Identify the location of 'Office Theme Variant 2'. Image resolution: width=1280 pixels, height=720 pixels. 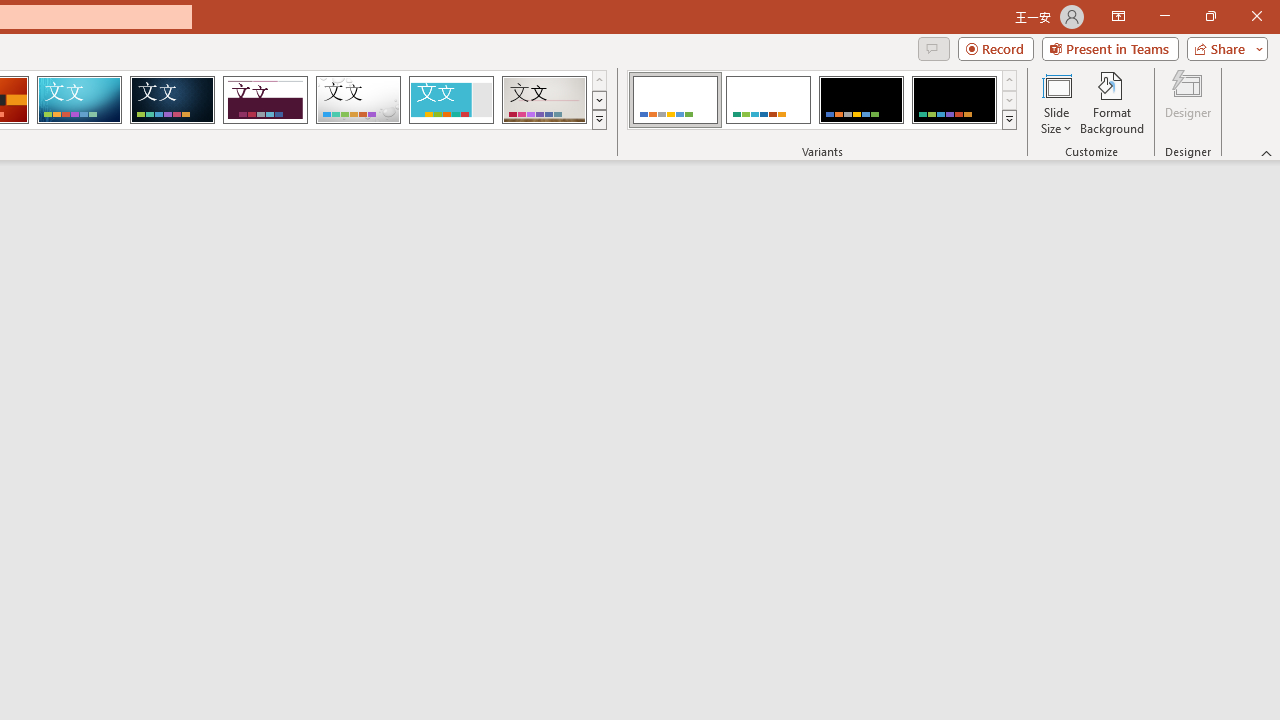
(767, 100).